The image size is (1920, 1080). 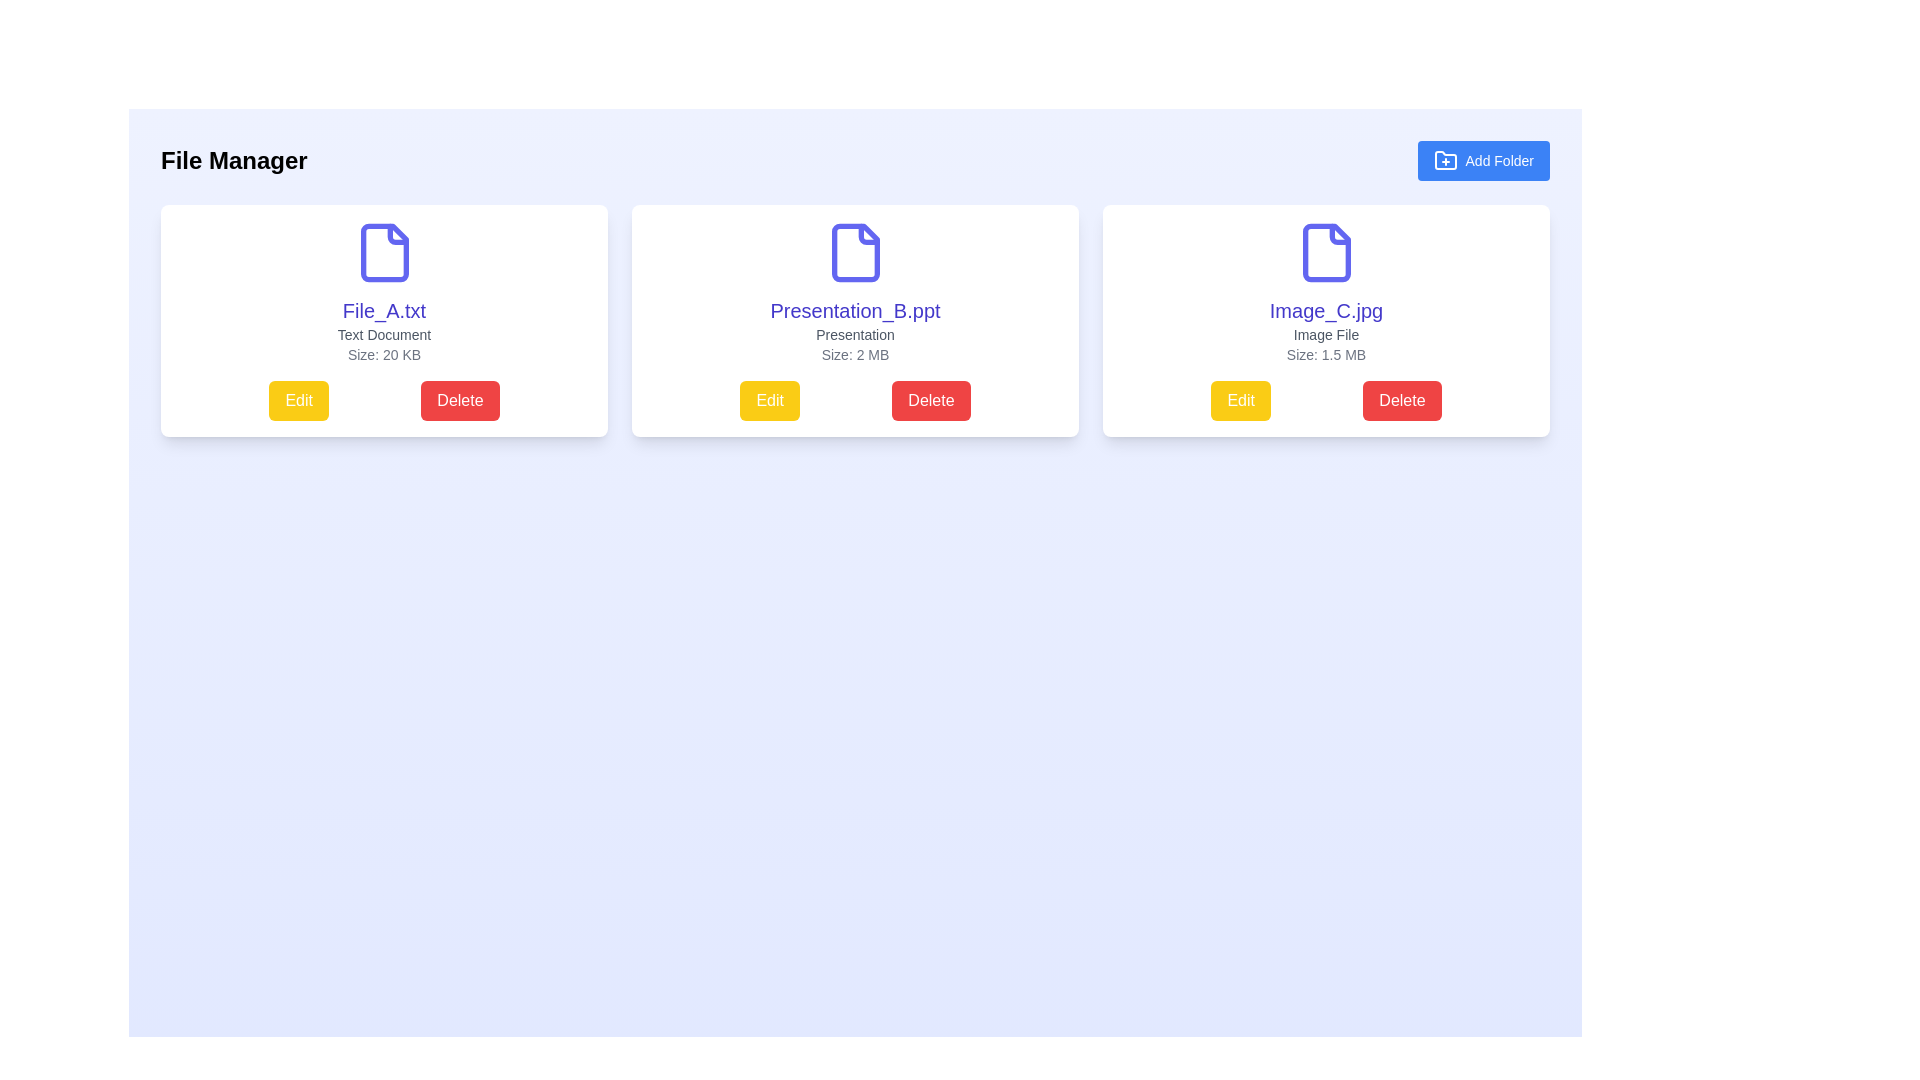 I want to click on the purple document icon with a folded corner, located at the top center of the second card in a grid layout, so click(x=855, y=252).